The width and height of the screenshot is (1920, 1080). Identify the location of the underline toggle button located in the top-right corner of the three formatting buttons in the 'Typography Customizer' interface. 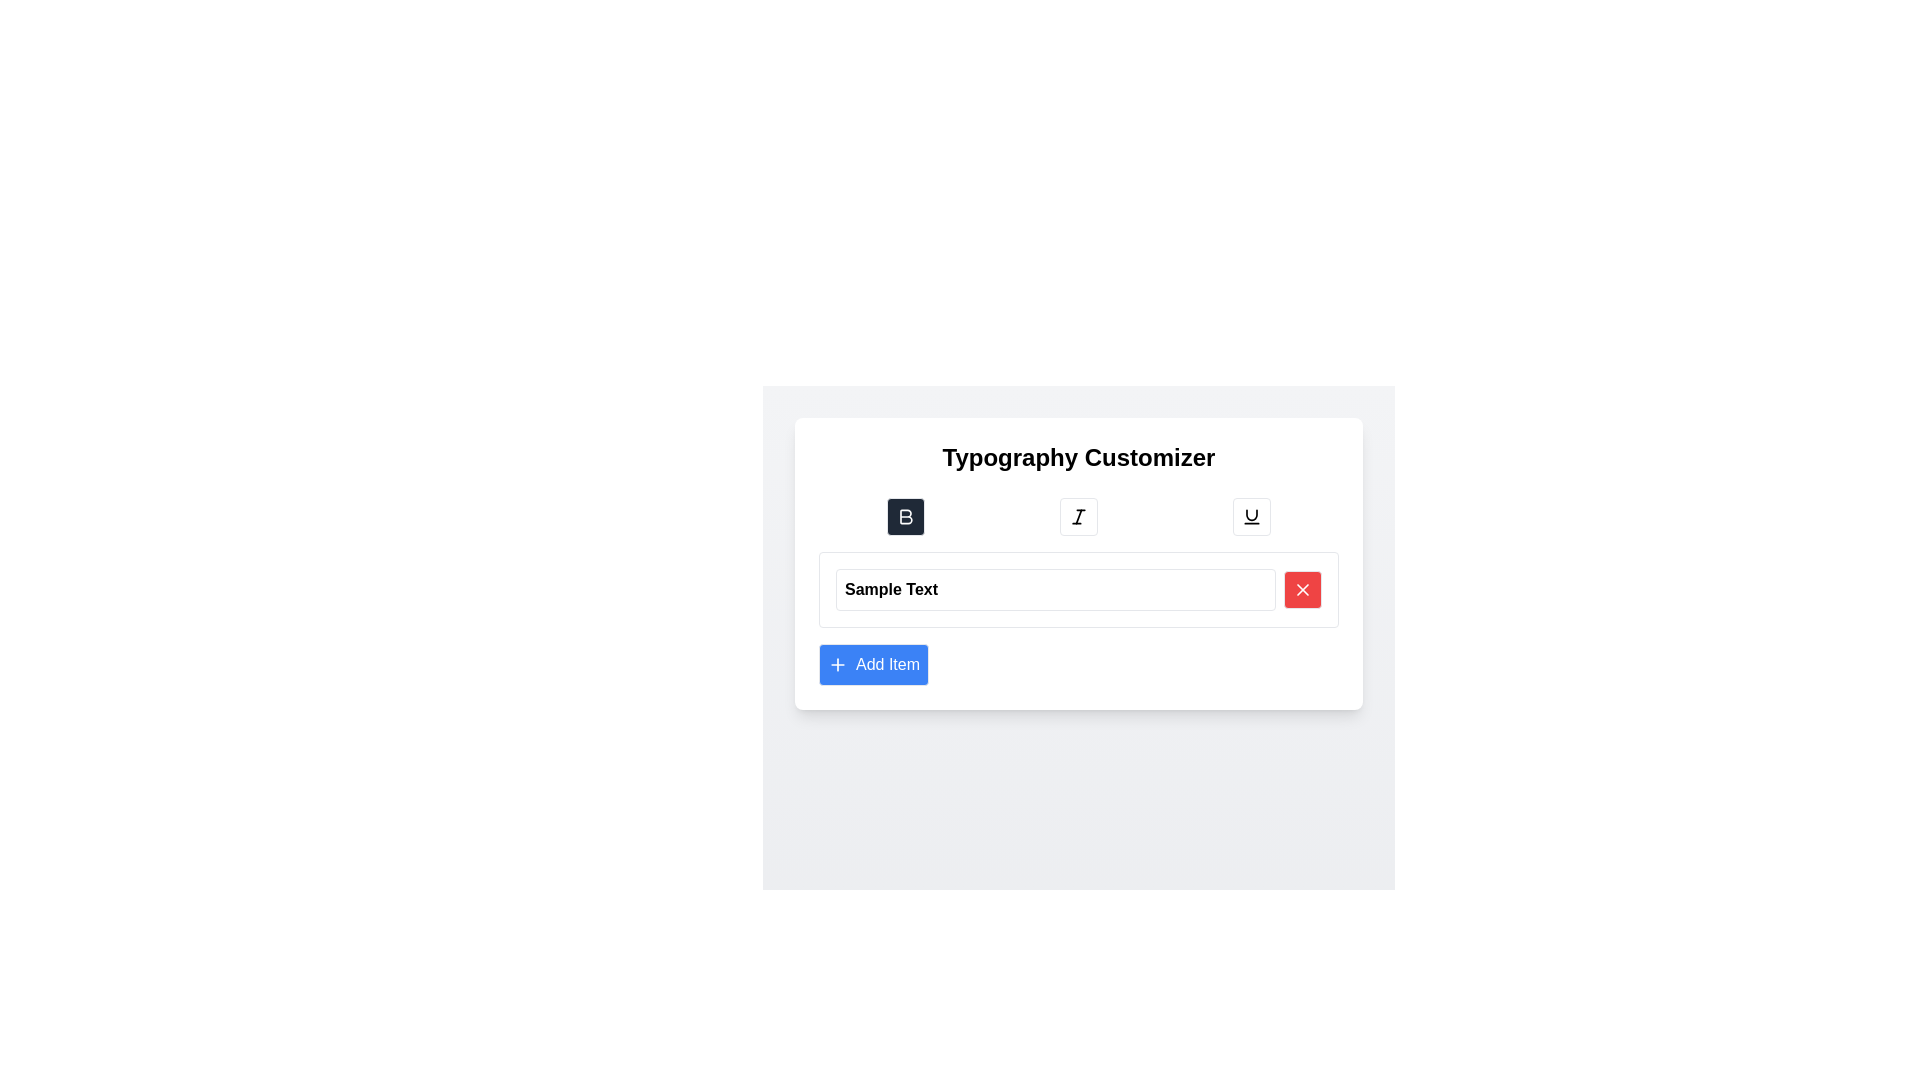
(1251, 515).